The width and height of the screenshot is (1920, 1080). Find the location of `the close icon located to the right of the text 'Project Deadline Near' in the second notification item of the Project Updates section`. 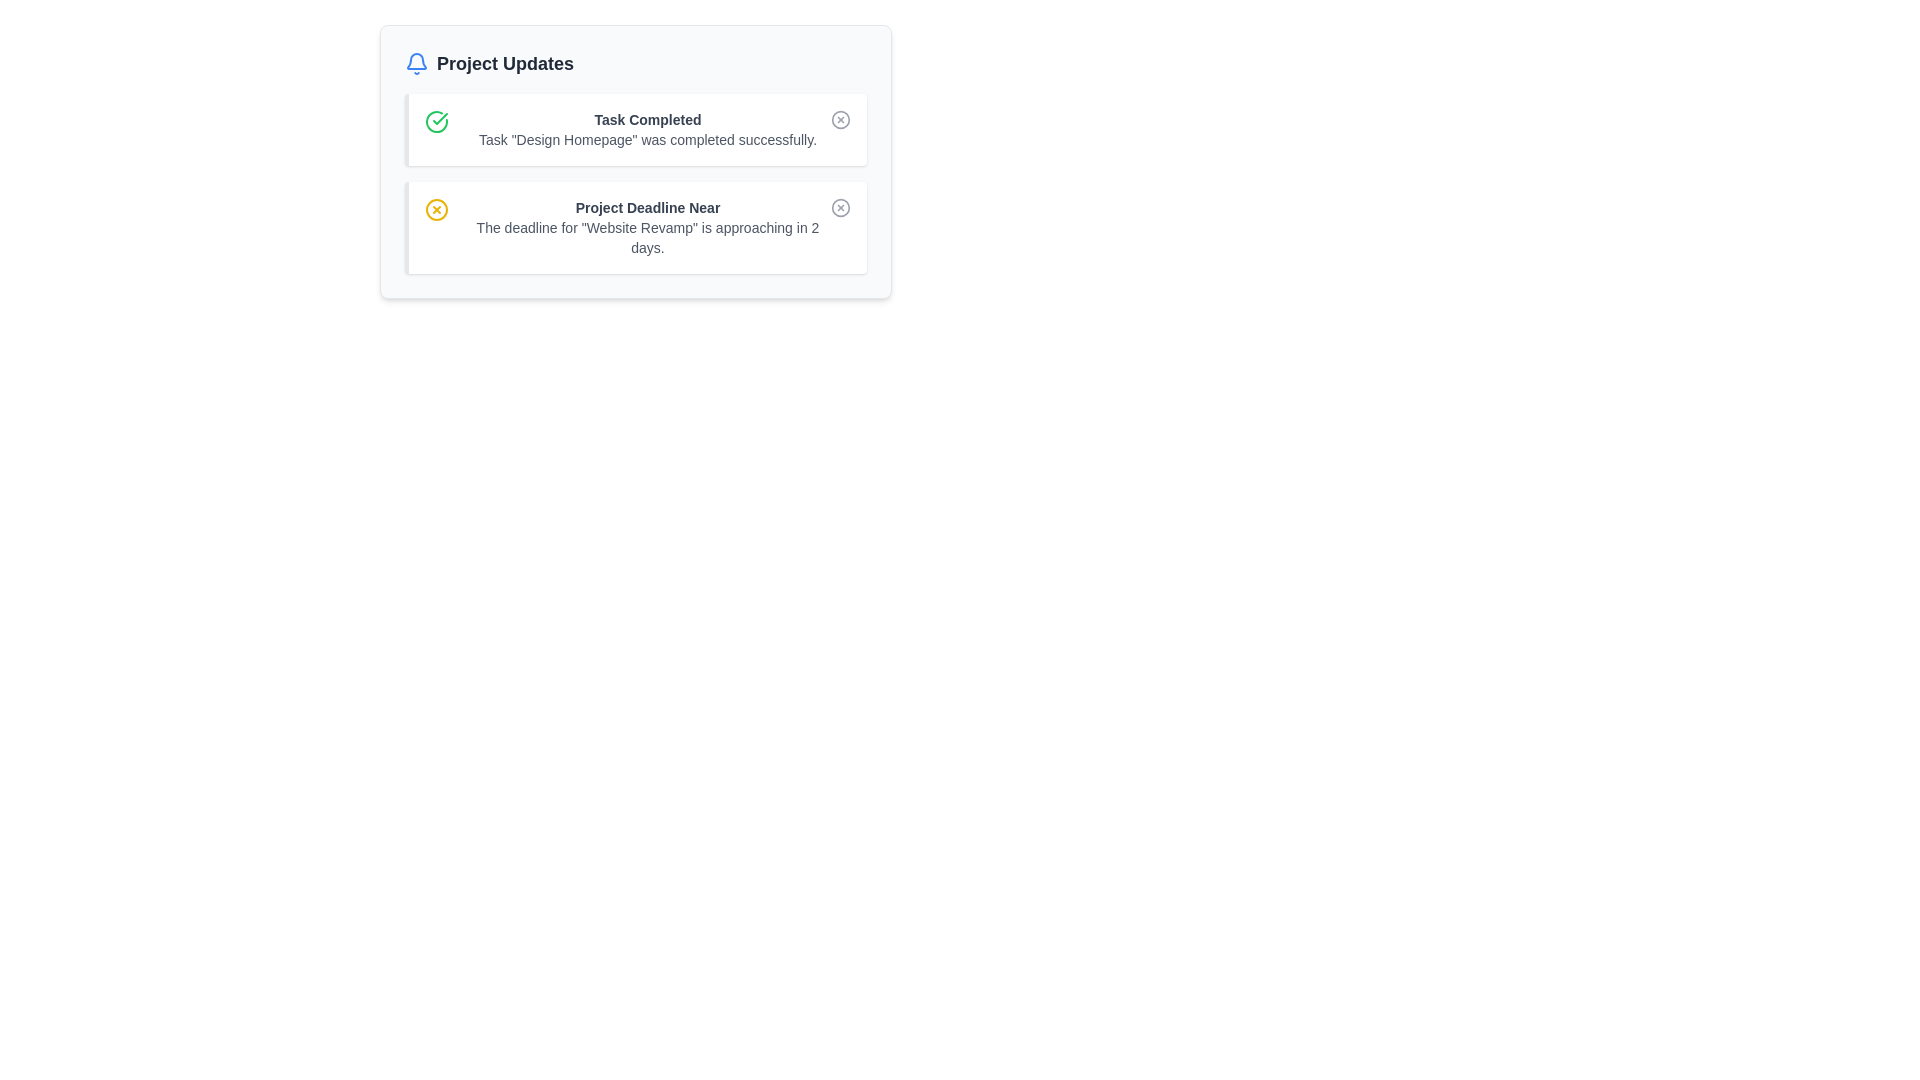

the close icon located to the right of the text 'Project Deadline Near' in the second notification item of the Project Updates section is located at coordinates (435, 209).